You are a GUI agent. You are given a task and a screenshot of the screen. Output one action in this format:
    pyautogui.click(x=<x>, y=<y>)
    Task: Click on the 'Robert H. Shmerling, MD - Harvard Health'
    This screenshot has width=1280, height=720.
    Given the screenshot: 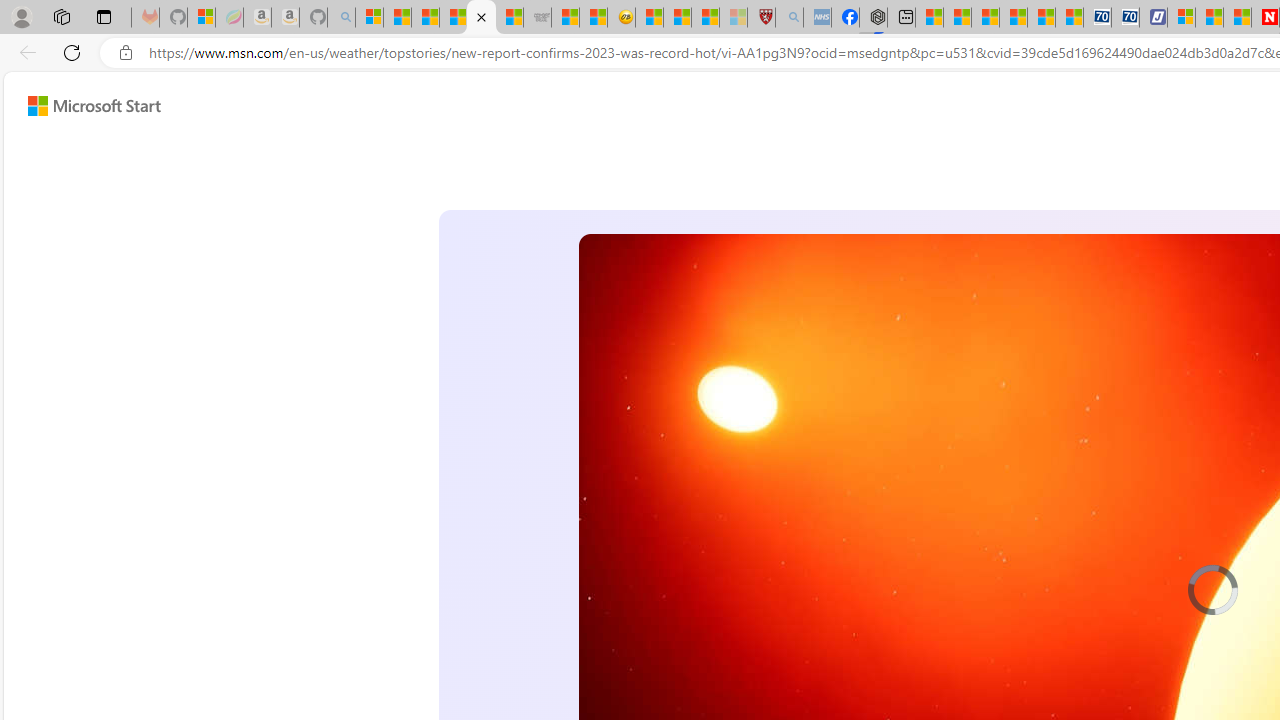 What is the action you would take?
    pyautogui.click(x=759, y=17)
    